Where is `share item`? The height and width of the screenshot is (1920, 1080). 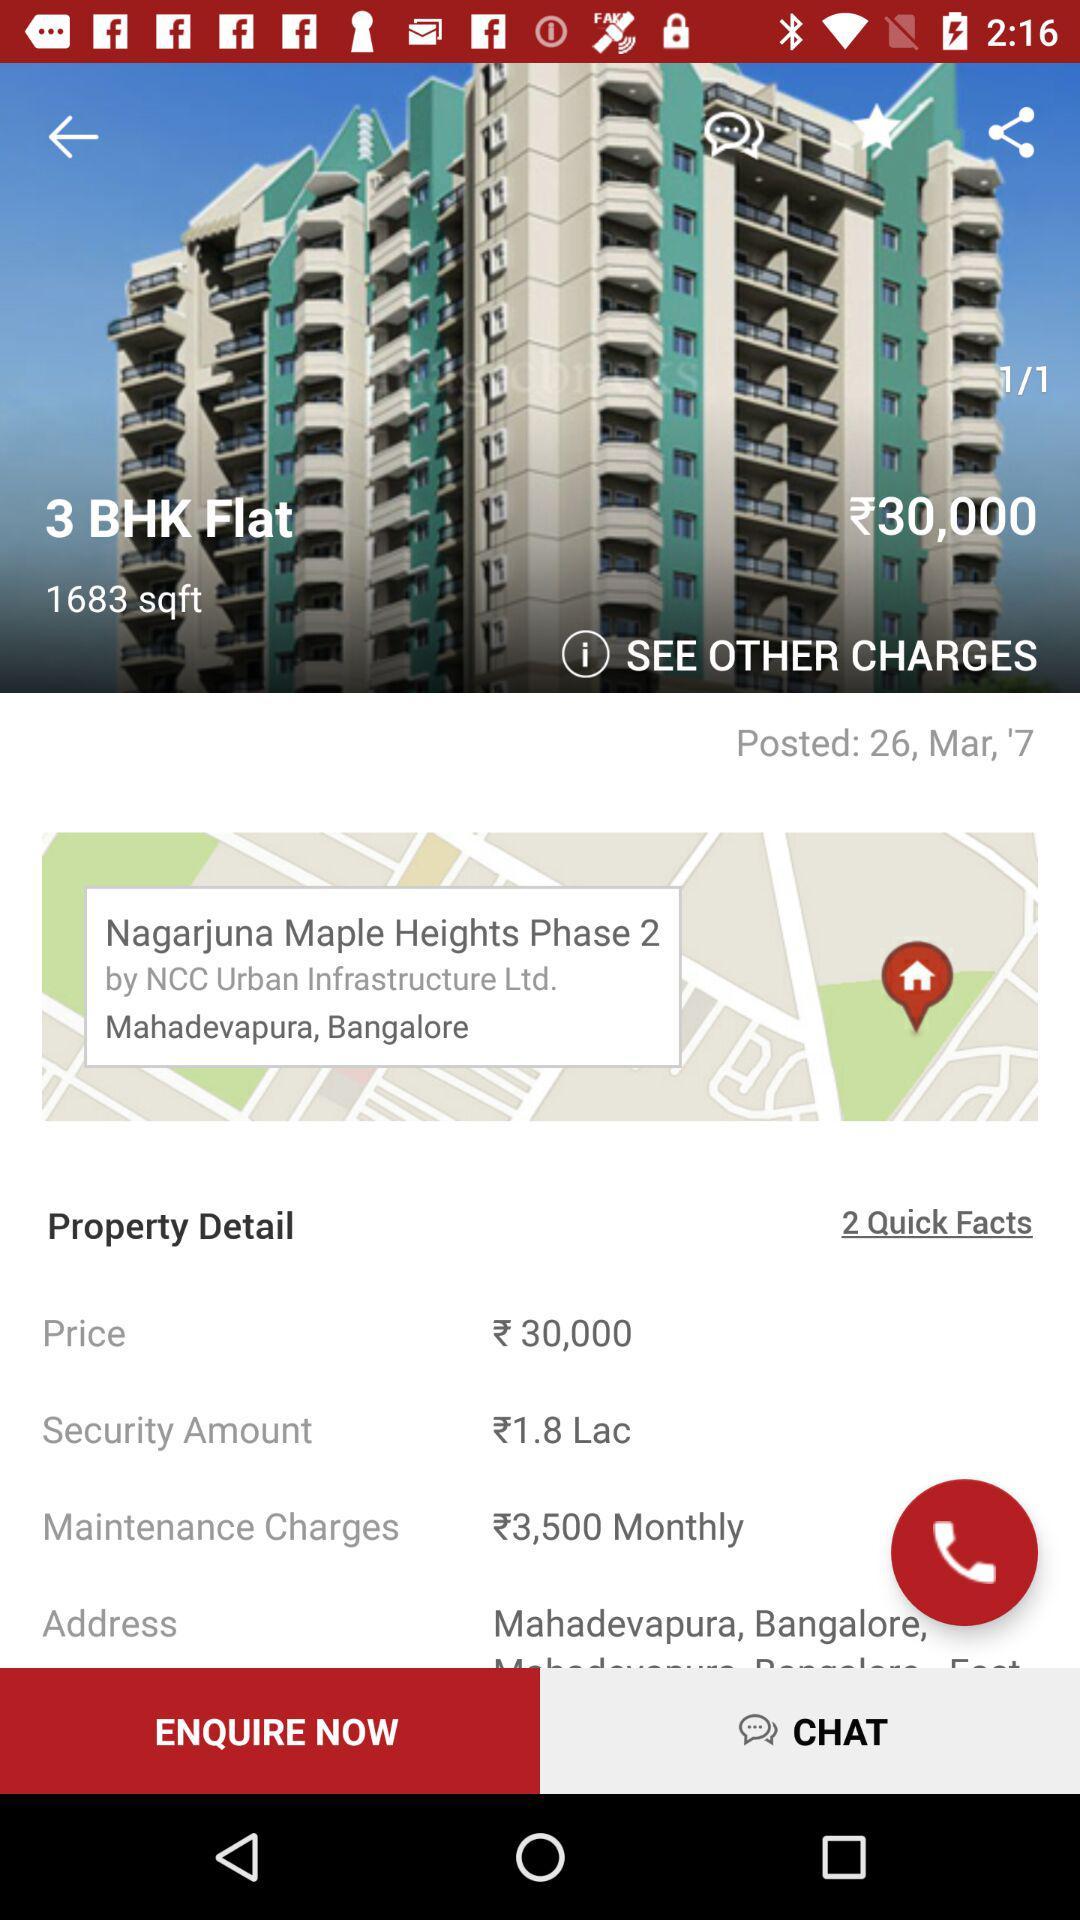
share item is located at coordinates (1011, 130).